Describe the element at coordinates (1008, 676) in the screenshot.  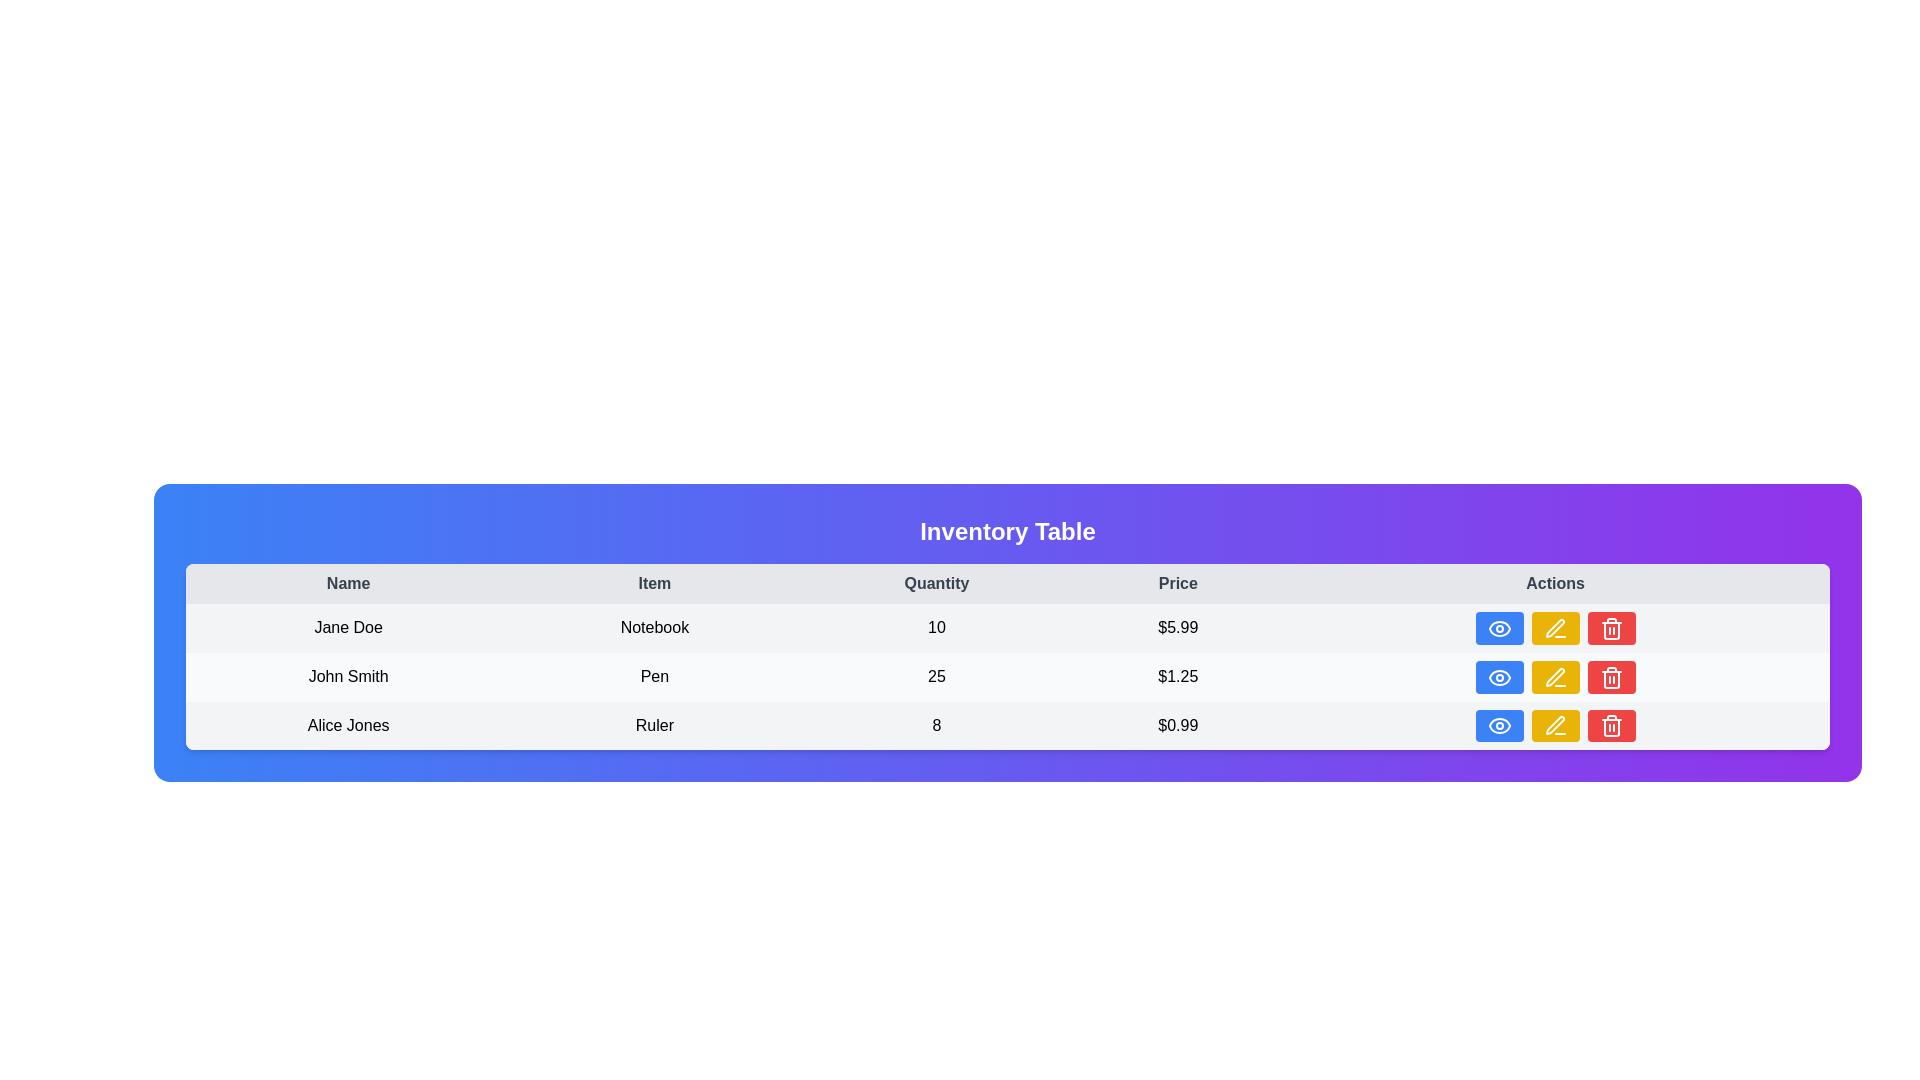
I see `the second row in the data table displaying information for 'John Smith', including details such as item, quantity, and price` at that location.